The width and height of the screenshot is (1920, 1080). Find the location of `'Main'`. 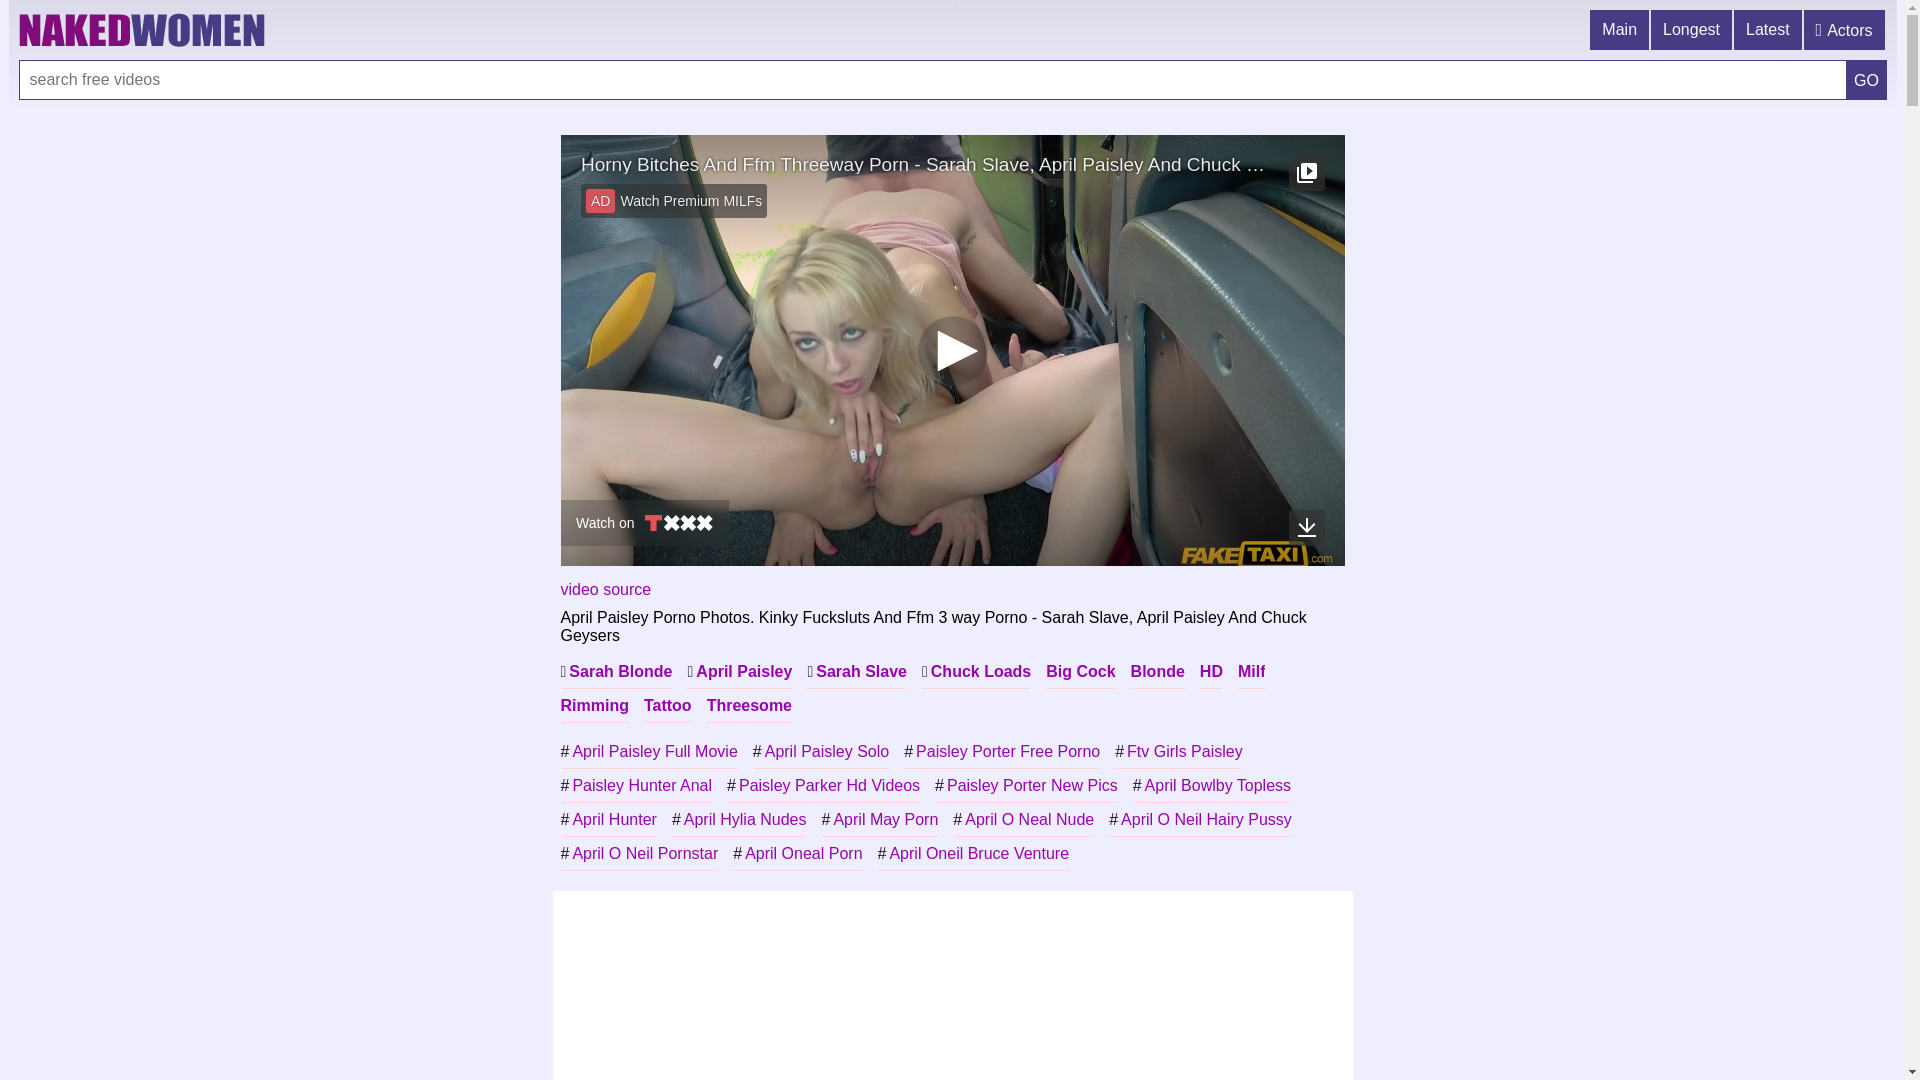

'Main' is located at coordinates (1620, 30).